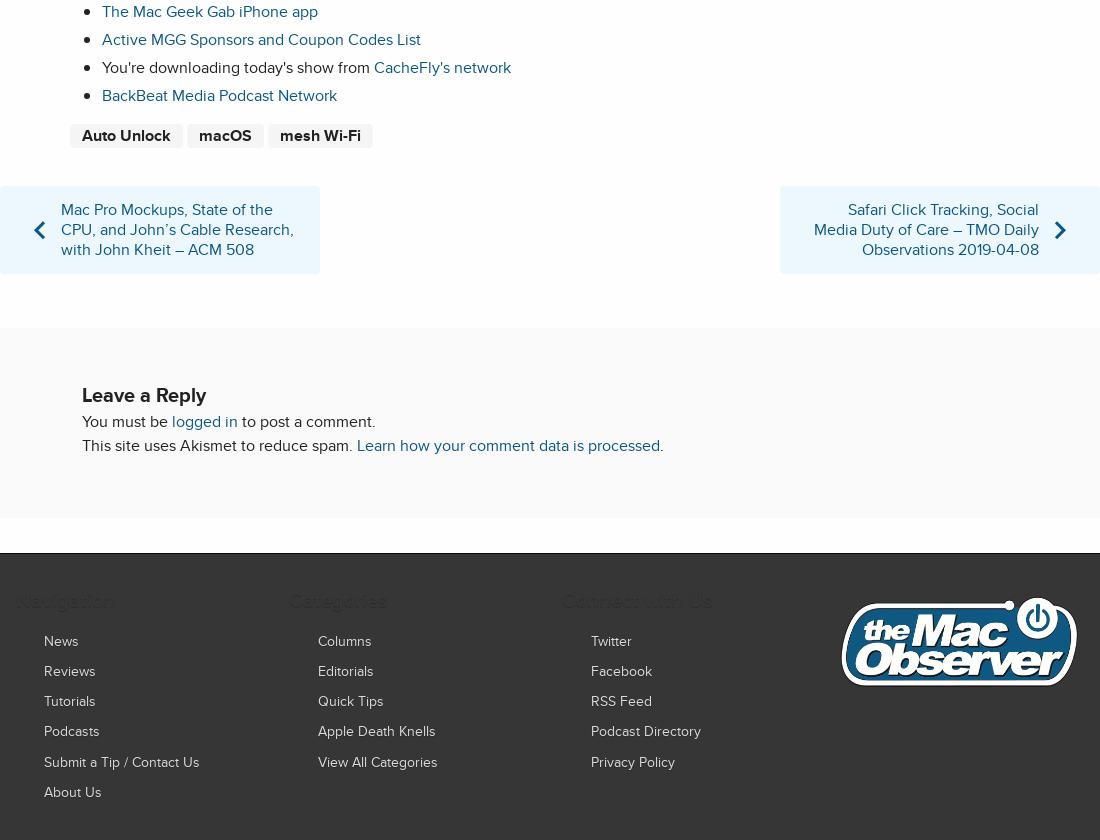  I want to click on 'Podcasts', so click(72, 730).